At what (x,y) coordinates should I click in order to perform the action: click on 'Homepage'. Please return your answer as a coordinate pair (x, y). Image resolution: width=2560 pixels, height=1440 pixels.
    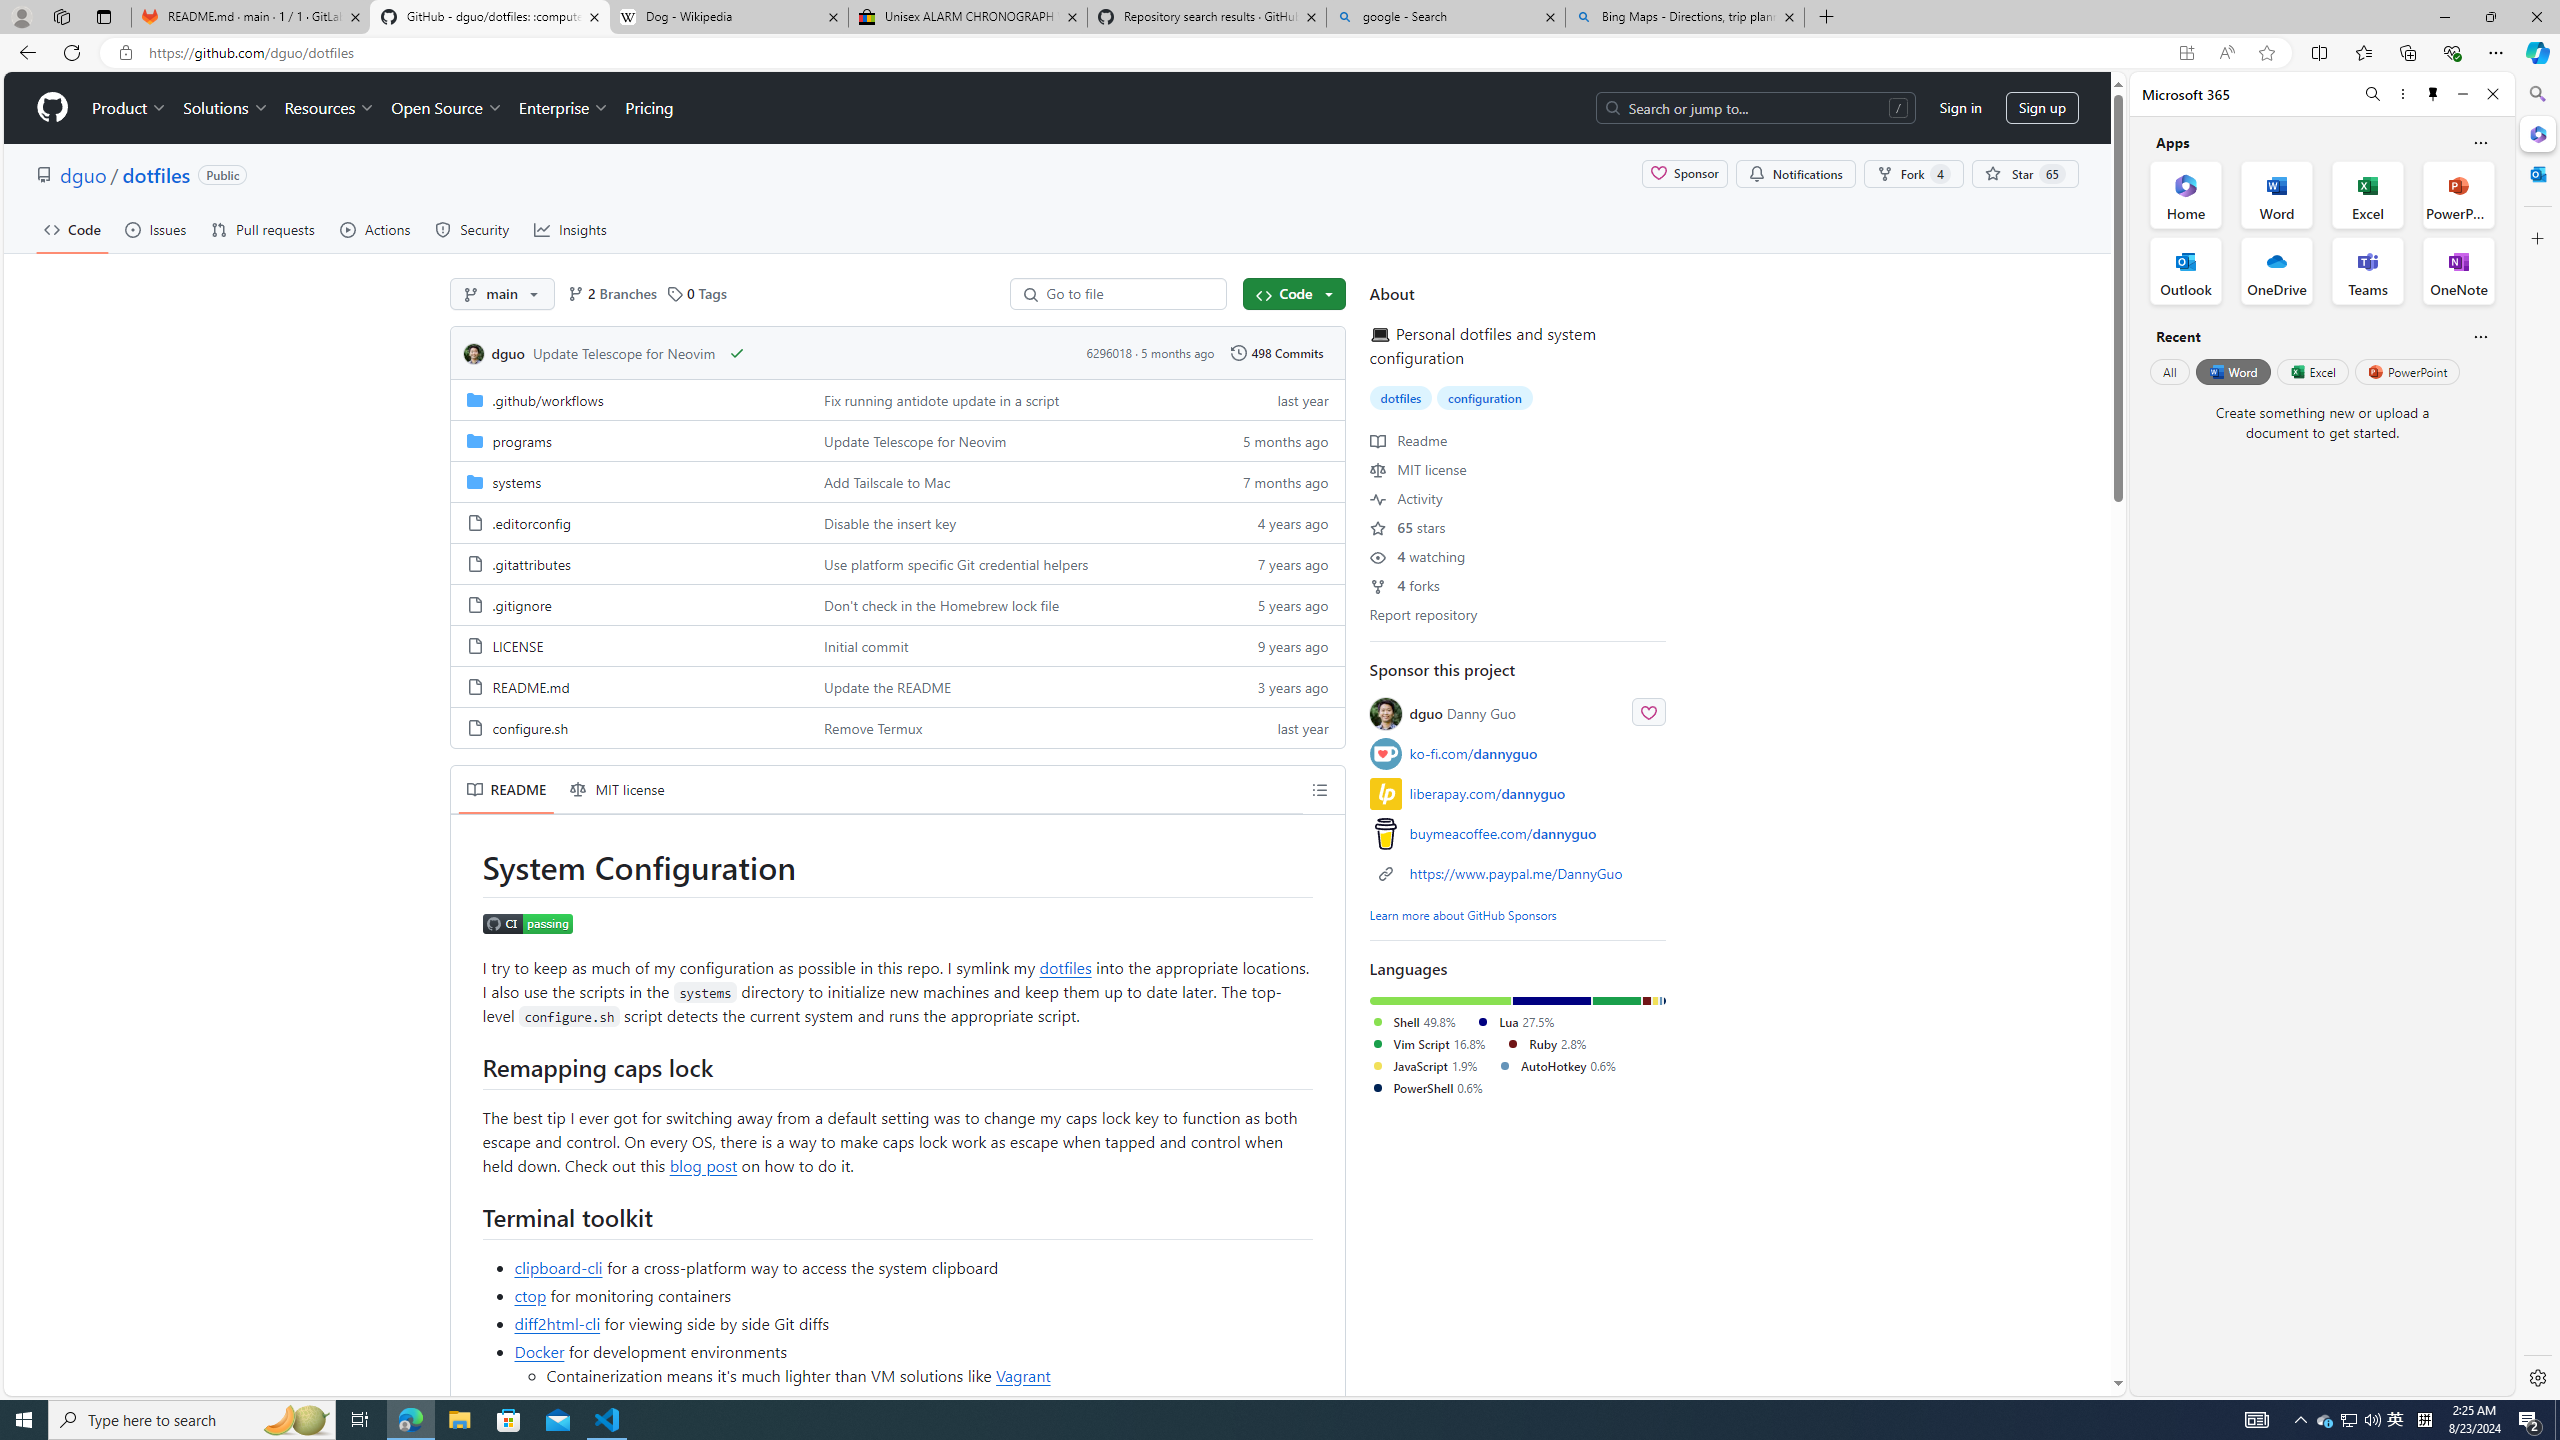
    Looking at the image, I should click on (52, 107).